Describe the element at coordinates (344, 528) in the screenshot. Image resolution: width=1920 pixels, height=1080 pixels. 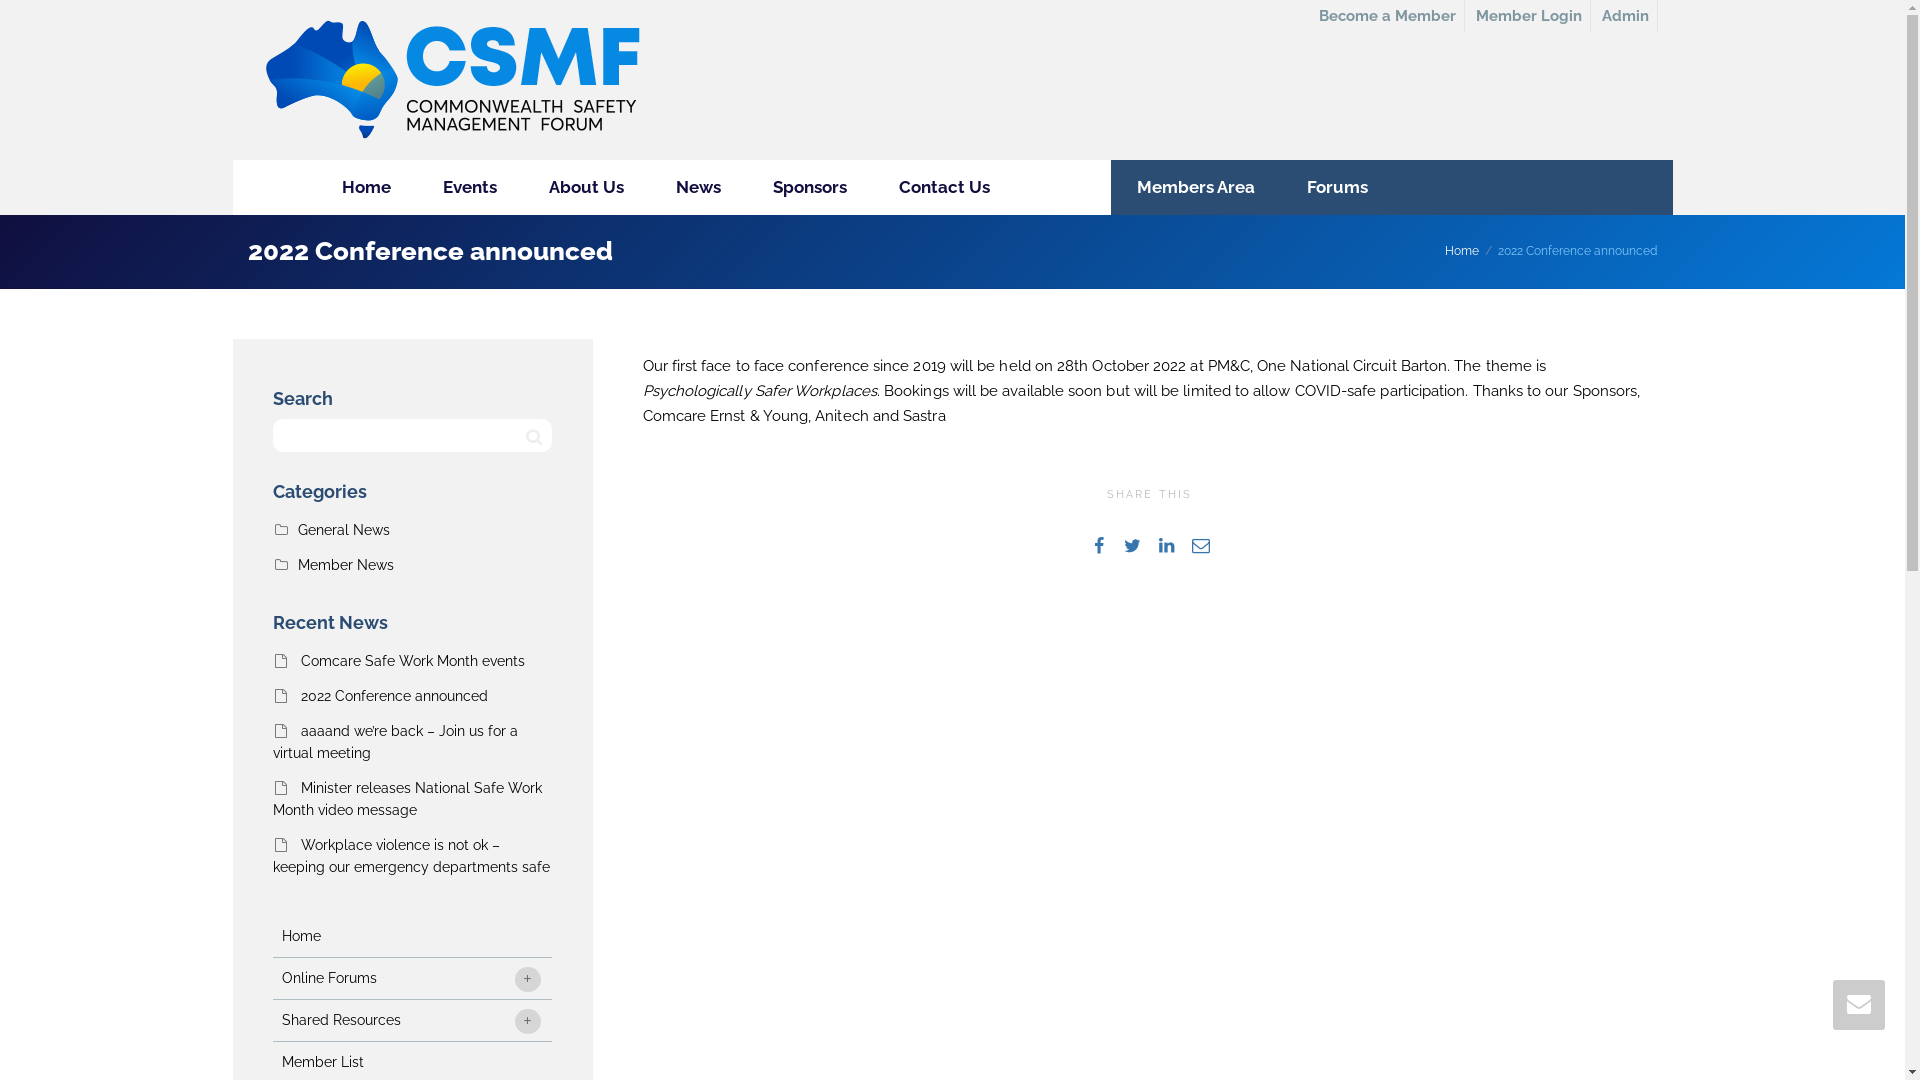
I see `'General News'` at that location.